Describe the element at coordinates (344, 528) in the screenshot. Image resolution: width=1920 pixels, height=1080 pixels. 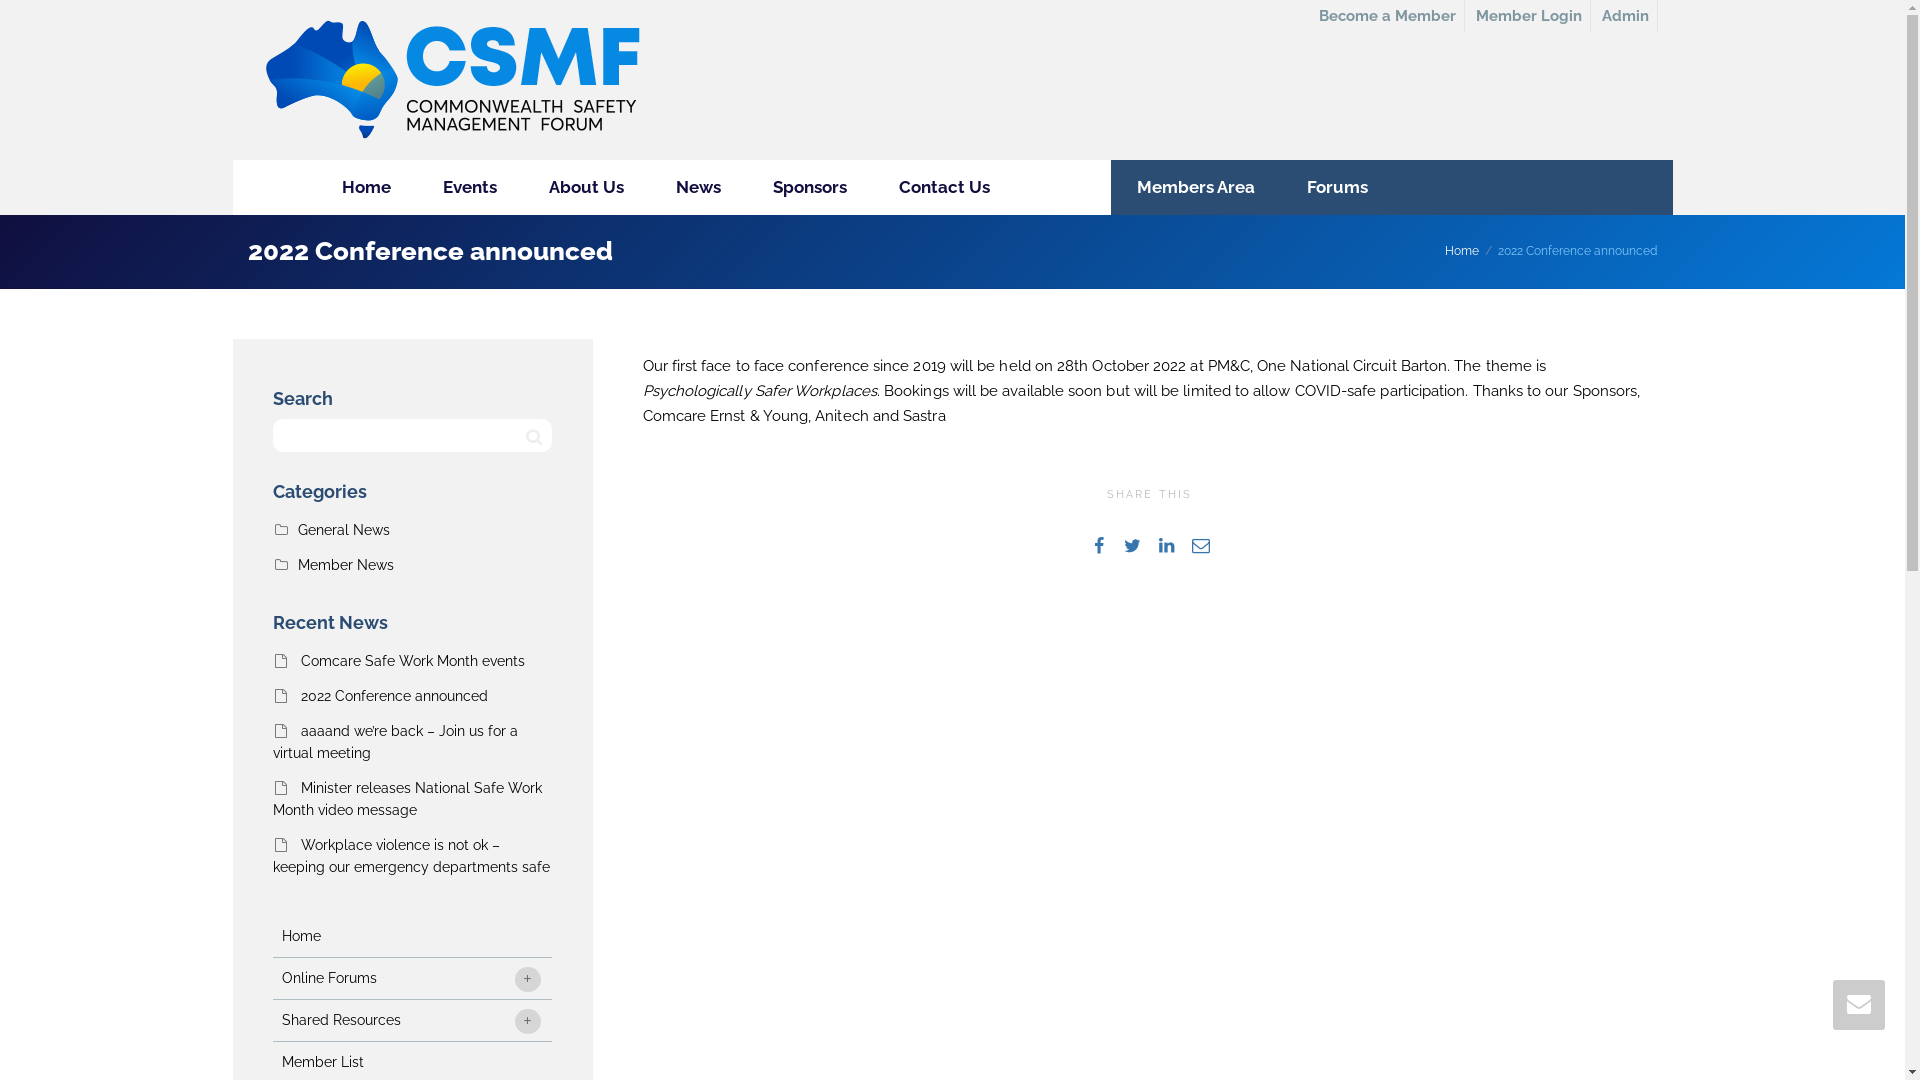
I see `'General News'` at that location.